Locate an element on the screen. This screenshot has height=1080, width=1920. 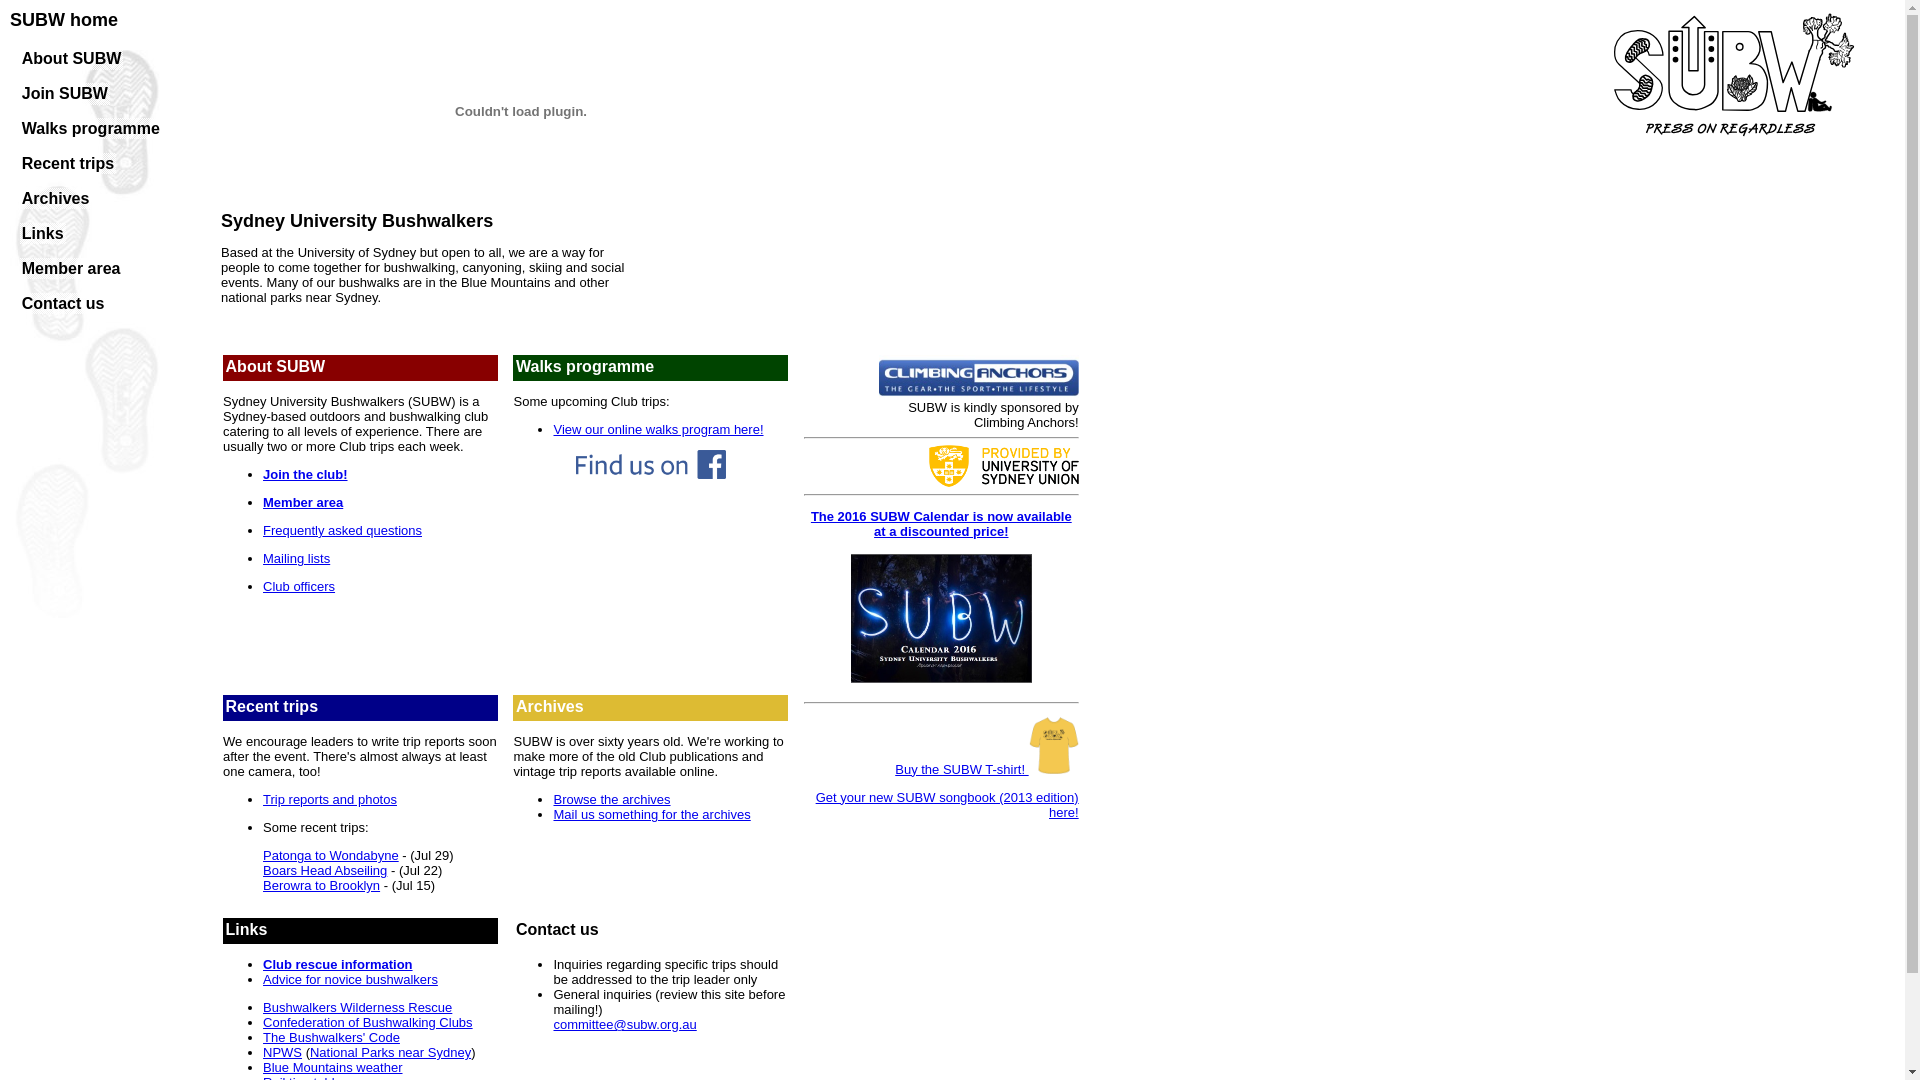
'Walks programme' is located at coordinates (90, 128).